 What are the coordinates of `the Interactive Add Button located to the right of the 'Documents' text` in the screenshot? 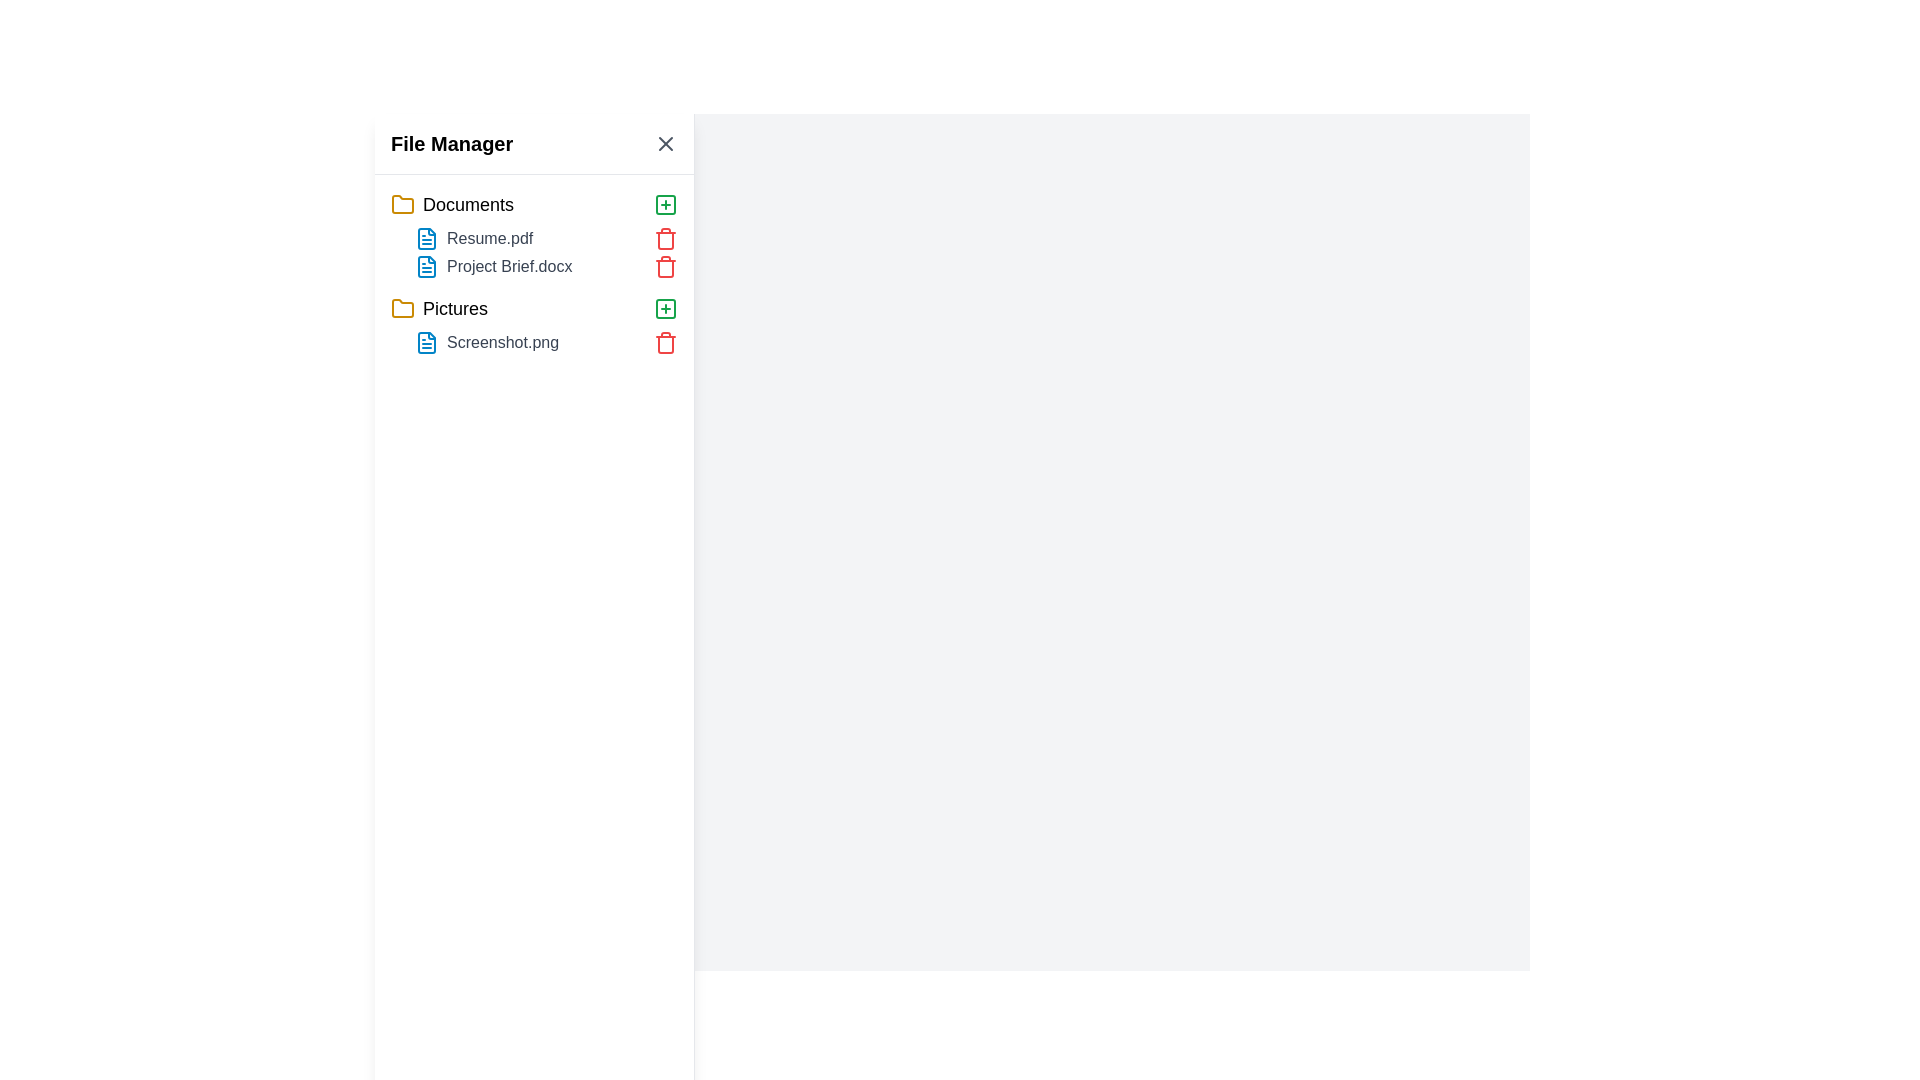 It's located at (666, 204).